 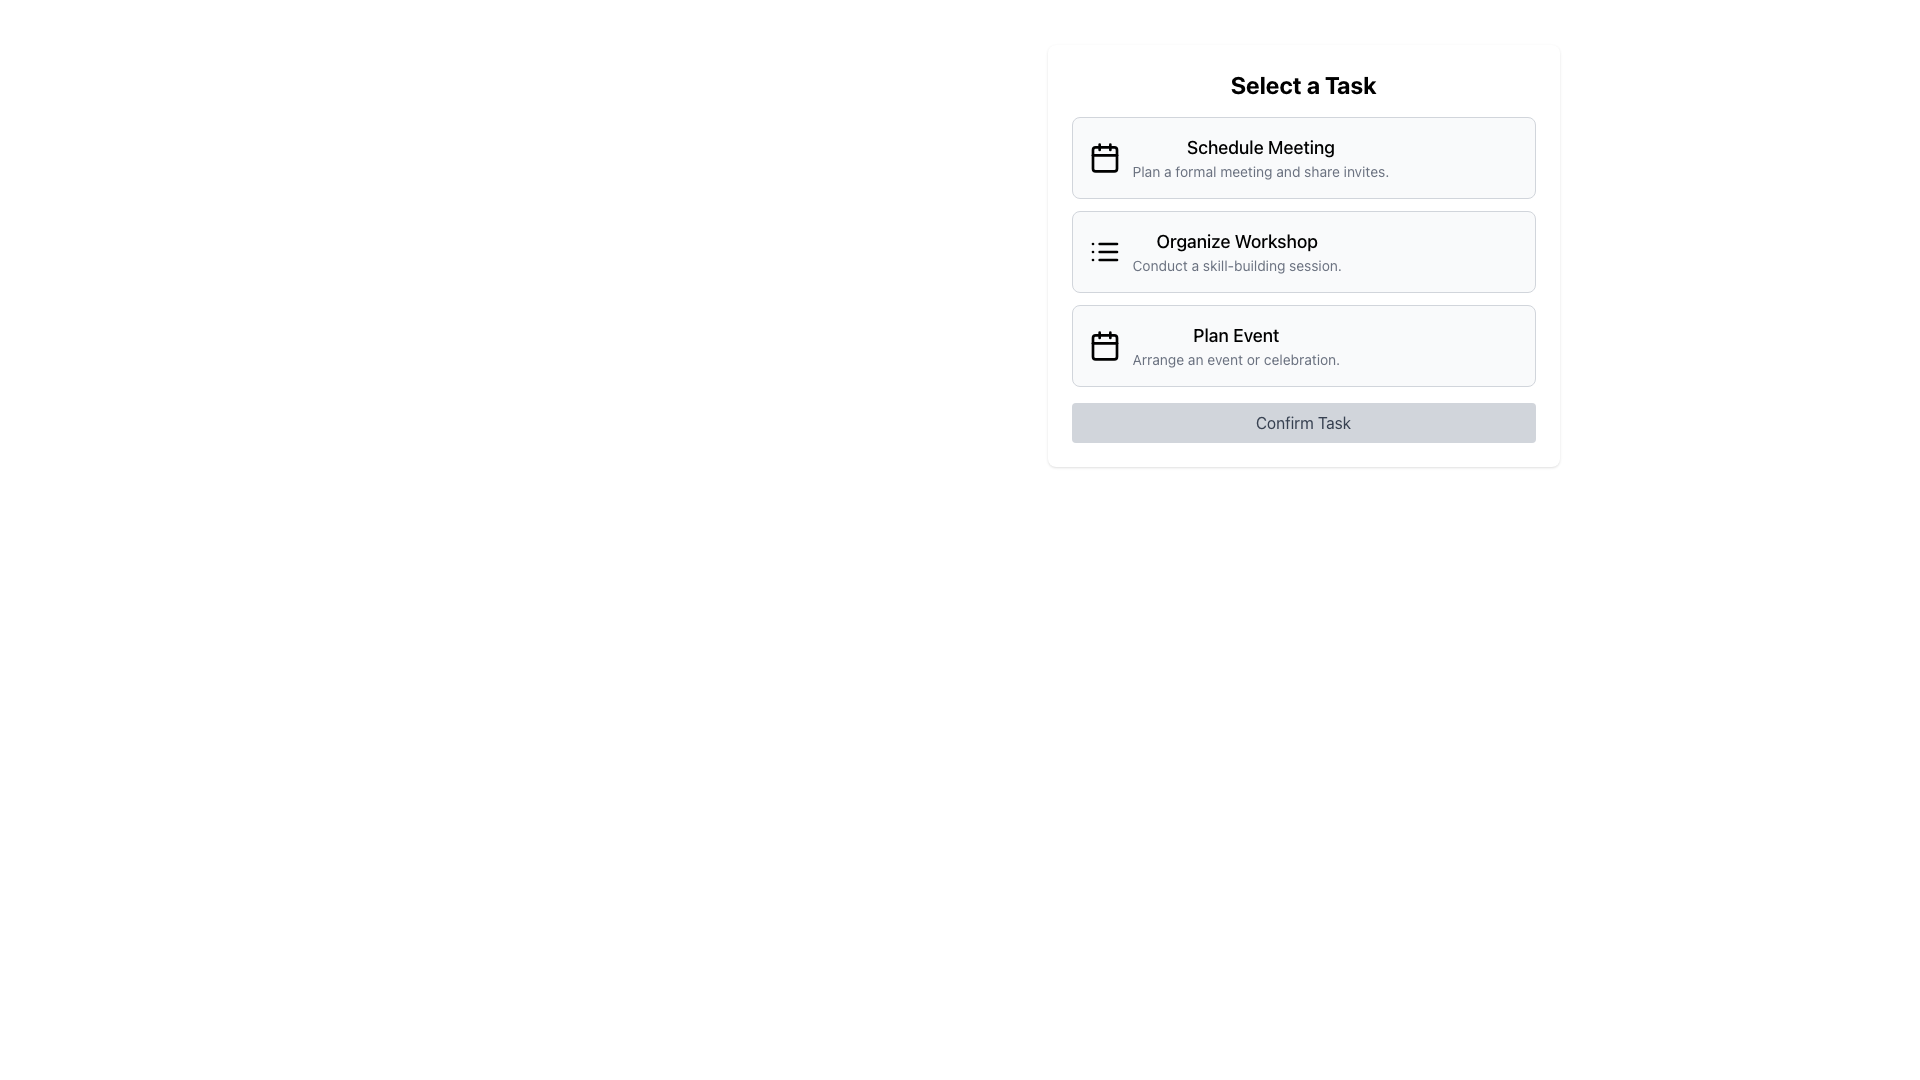 I want to click on the 'Plan Event' clickable card or button, which is the third item in a vertically stacked list located below the 'Organize Workshop' option, so click(x=1235, y=345).